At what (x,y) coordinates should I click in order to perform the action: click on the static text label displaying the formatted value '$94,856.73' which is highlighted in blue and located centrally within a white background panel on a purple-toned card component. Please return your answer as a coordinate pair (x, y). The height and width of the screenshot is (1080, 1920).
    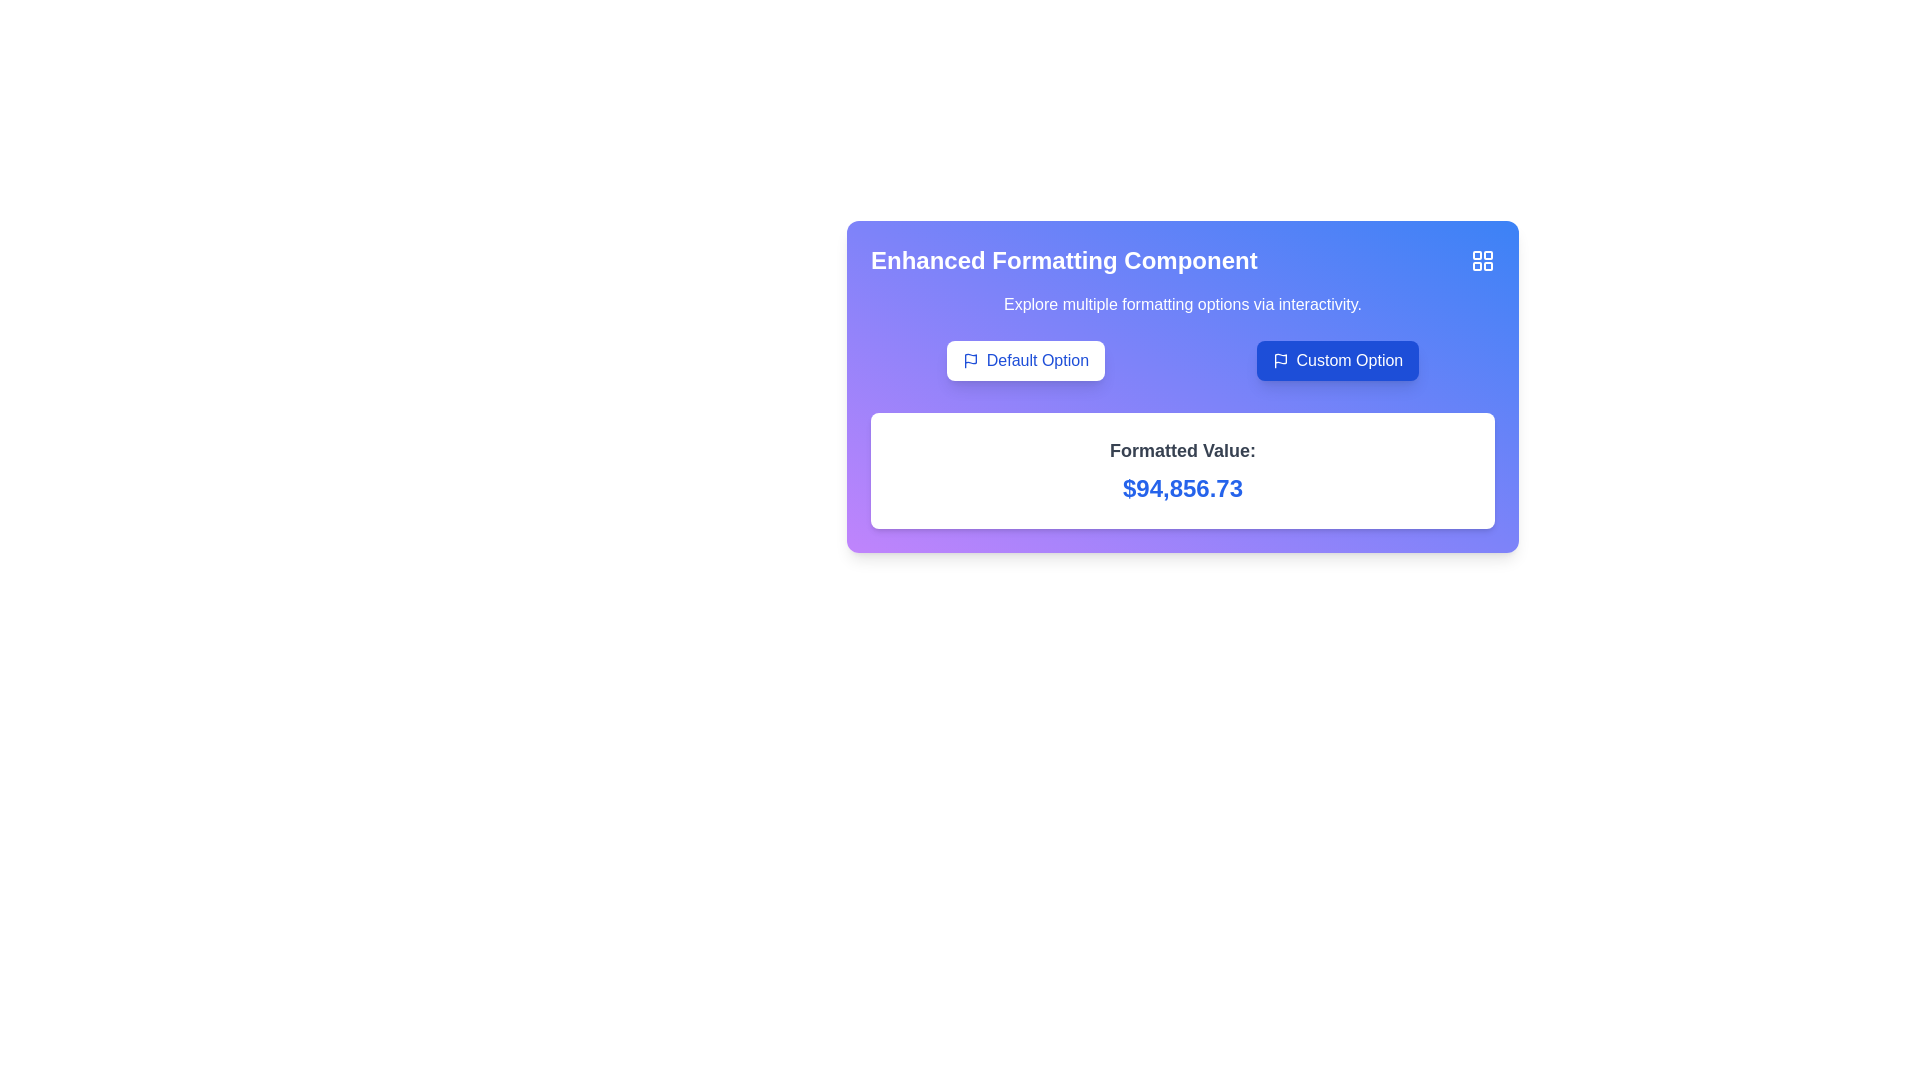
    Looking at the image, I should click on (1182, 470).